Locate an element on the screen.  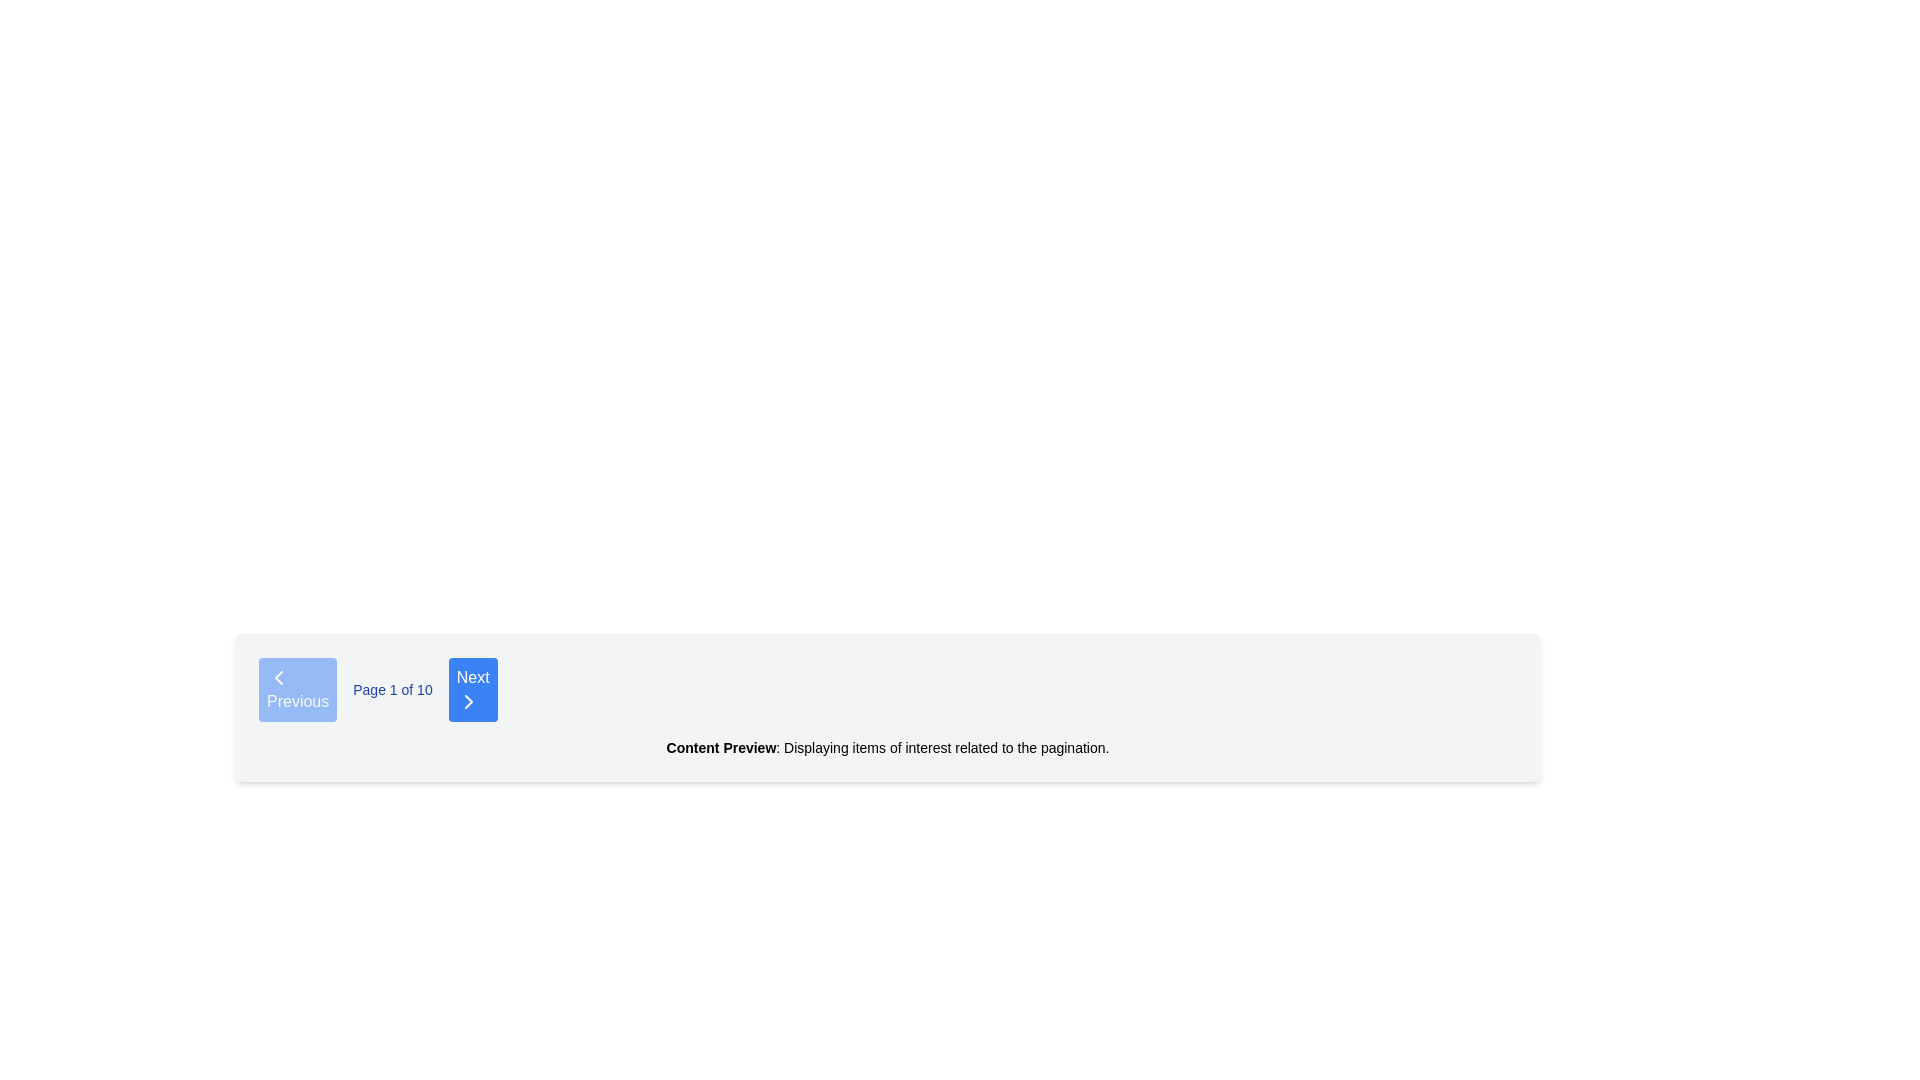
the text label that reads 'Content Preview: Displaying items of interest related to the pagination.', which serves as a header or title below the pagination controls is located at coordinates (720, 748).